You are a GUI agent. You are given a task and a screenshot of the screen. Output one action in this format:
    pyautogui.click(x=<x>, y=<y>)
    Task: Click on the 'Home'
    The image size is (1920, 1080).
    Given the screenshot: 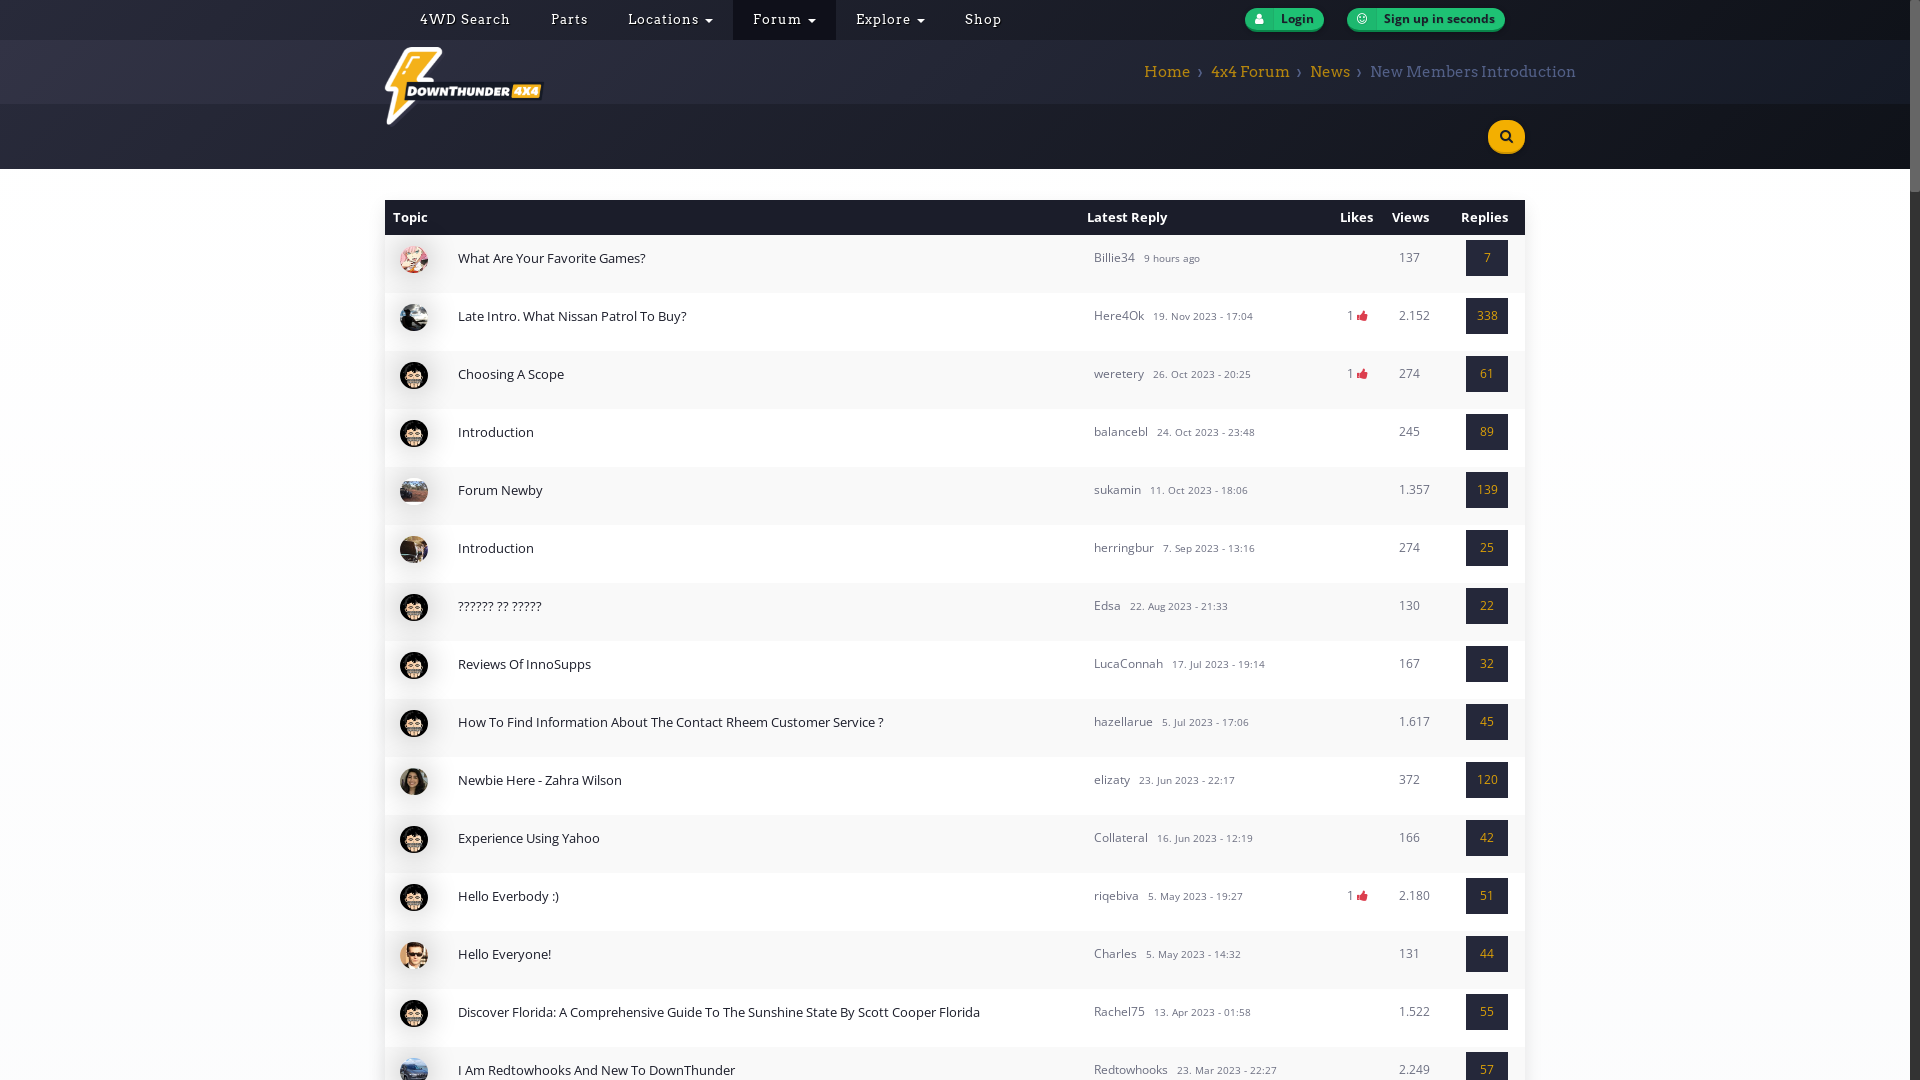 What is the action you would take?
    pyautogui.click(x=1167, y=71)
    